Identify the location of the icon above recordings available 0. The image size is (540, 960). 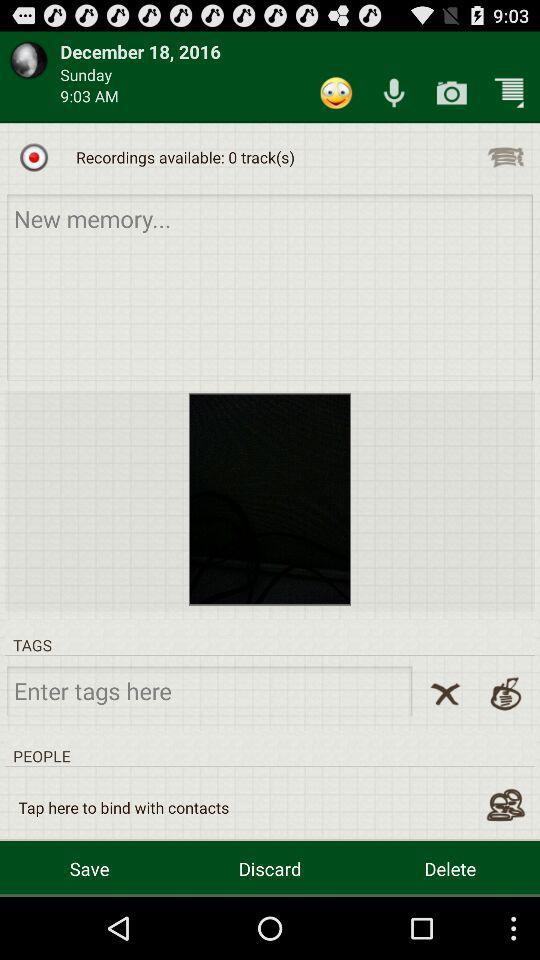
(336, 93).